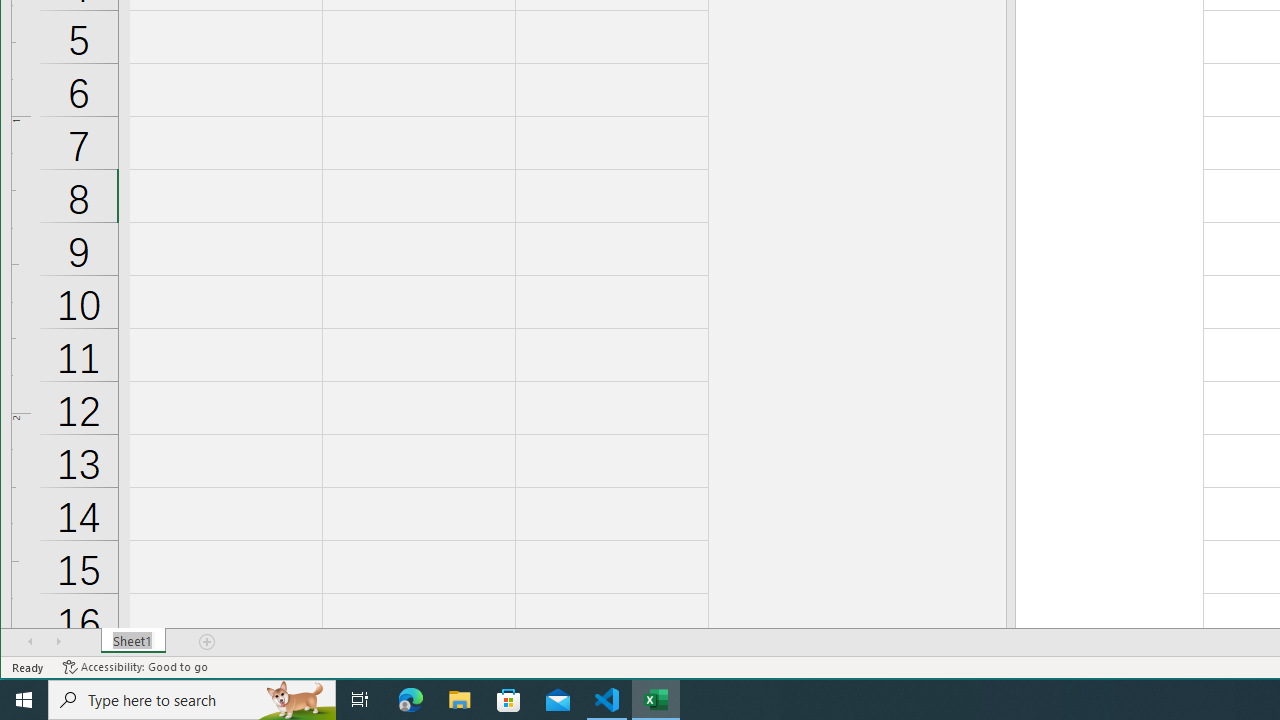 The image size is (1280, 720). Describe the element at coordinates (192, 698) in the screenshot. I see `'Type here to search'` at that location.